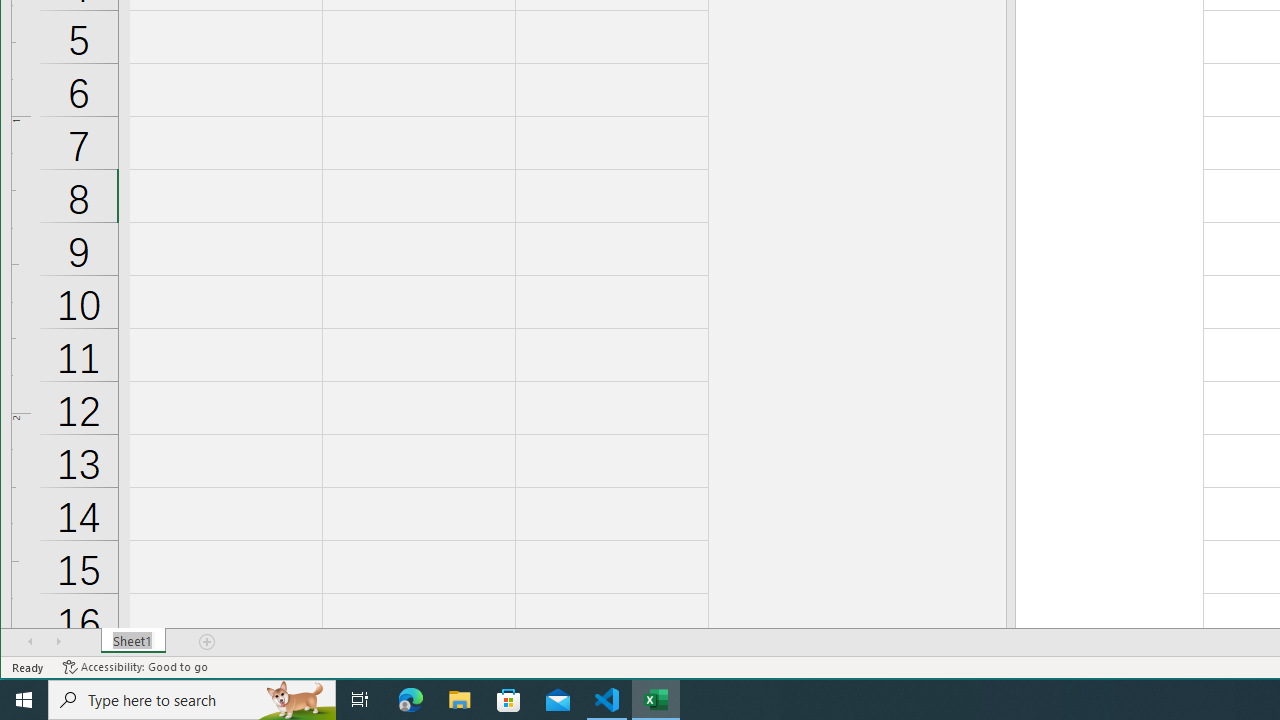 The image size is (1280, 720). Describe the element at coordinates (192, 698) in the screenshot. I see `'Type here to search'` at that location.